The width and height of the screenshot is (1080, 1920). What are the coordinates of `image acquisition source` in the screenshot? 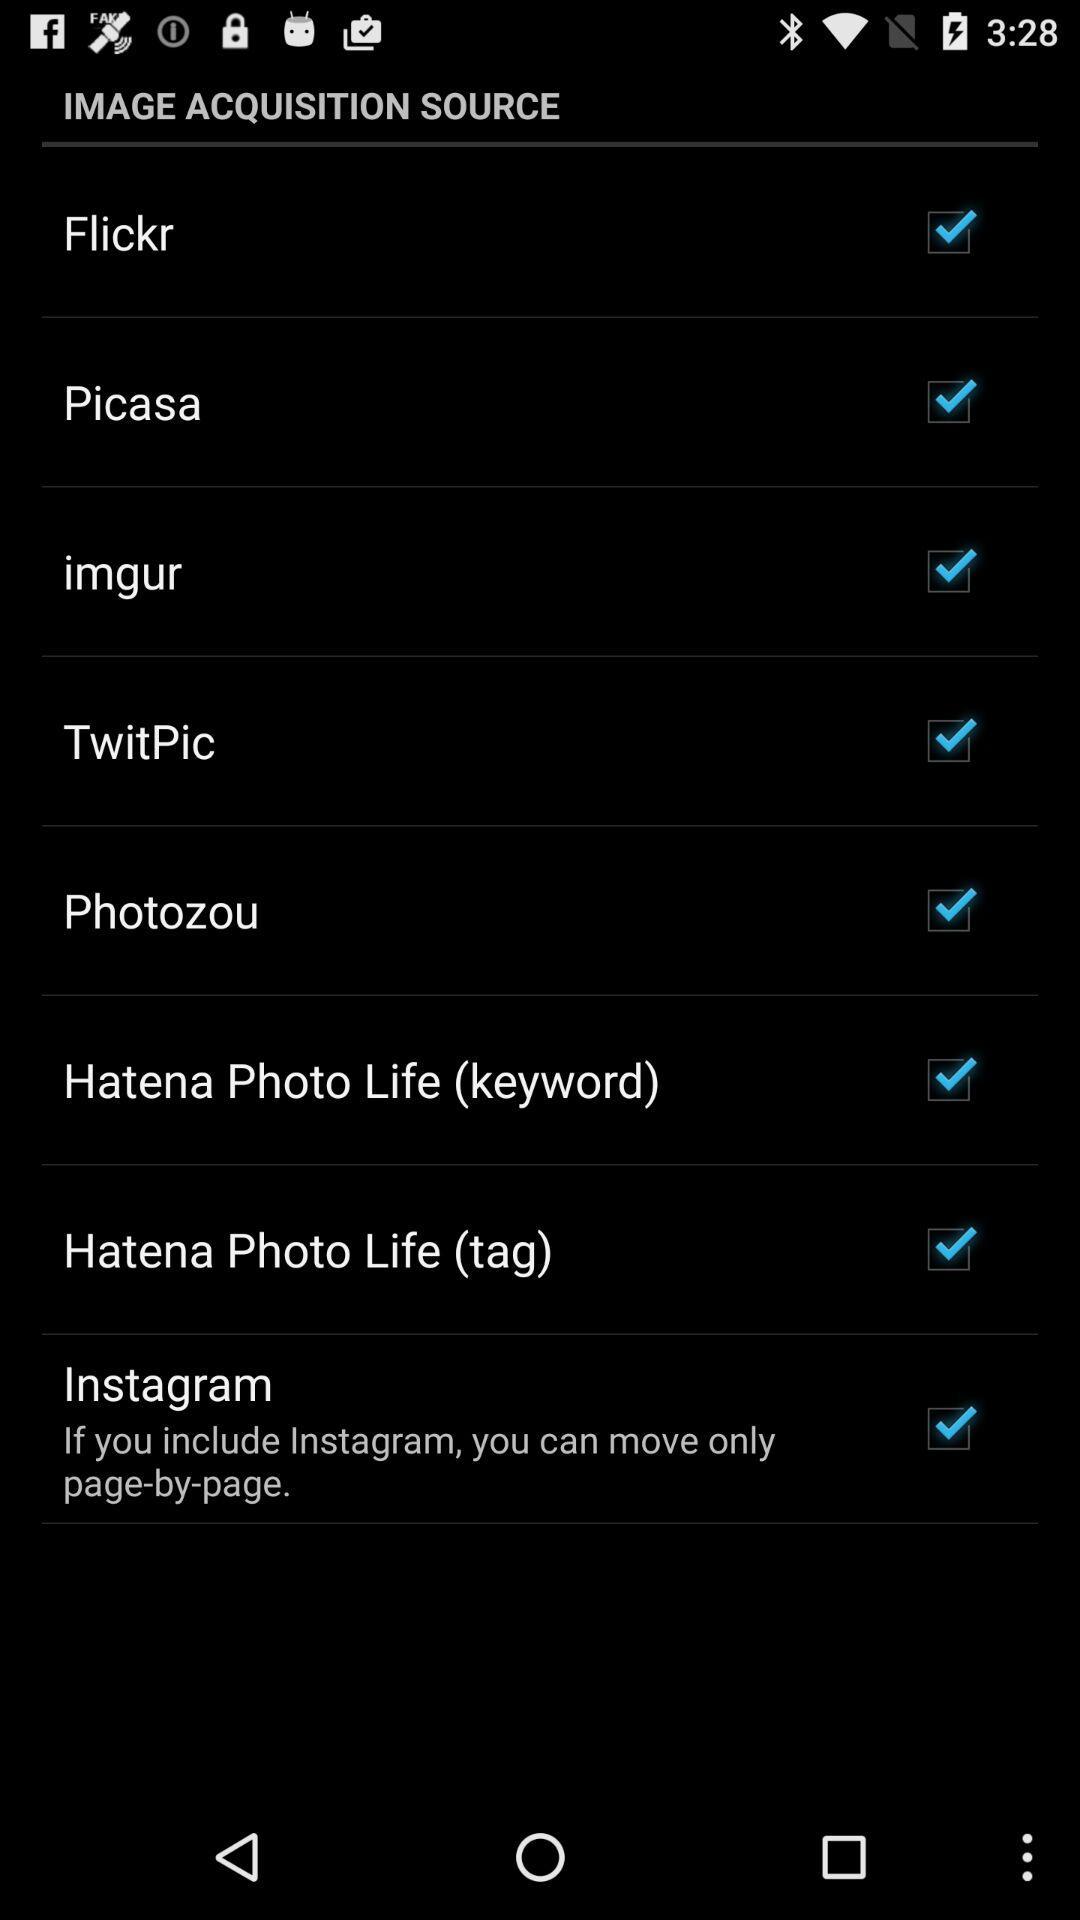 It's located at (540, 104).